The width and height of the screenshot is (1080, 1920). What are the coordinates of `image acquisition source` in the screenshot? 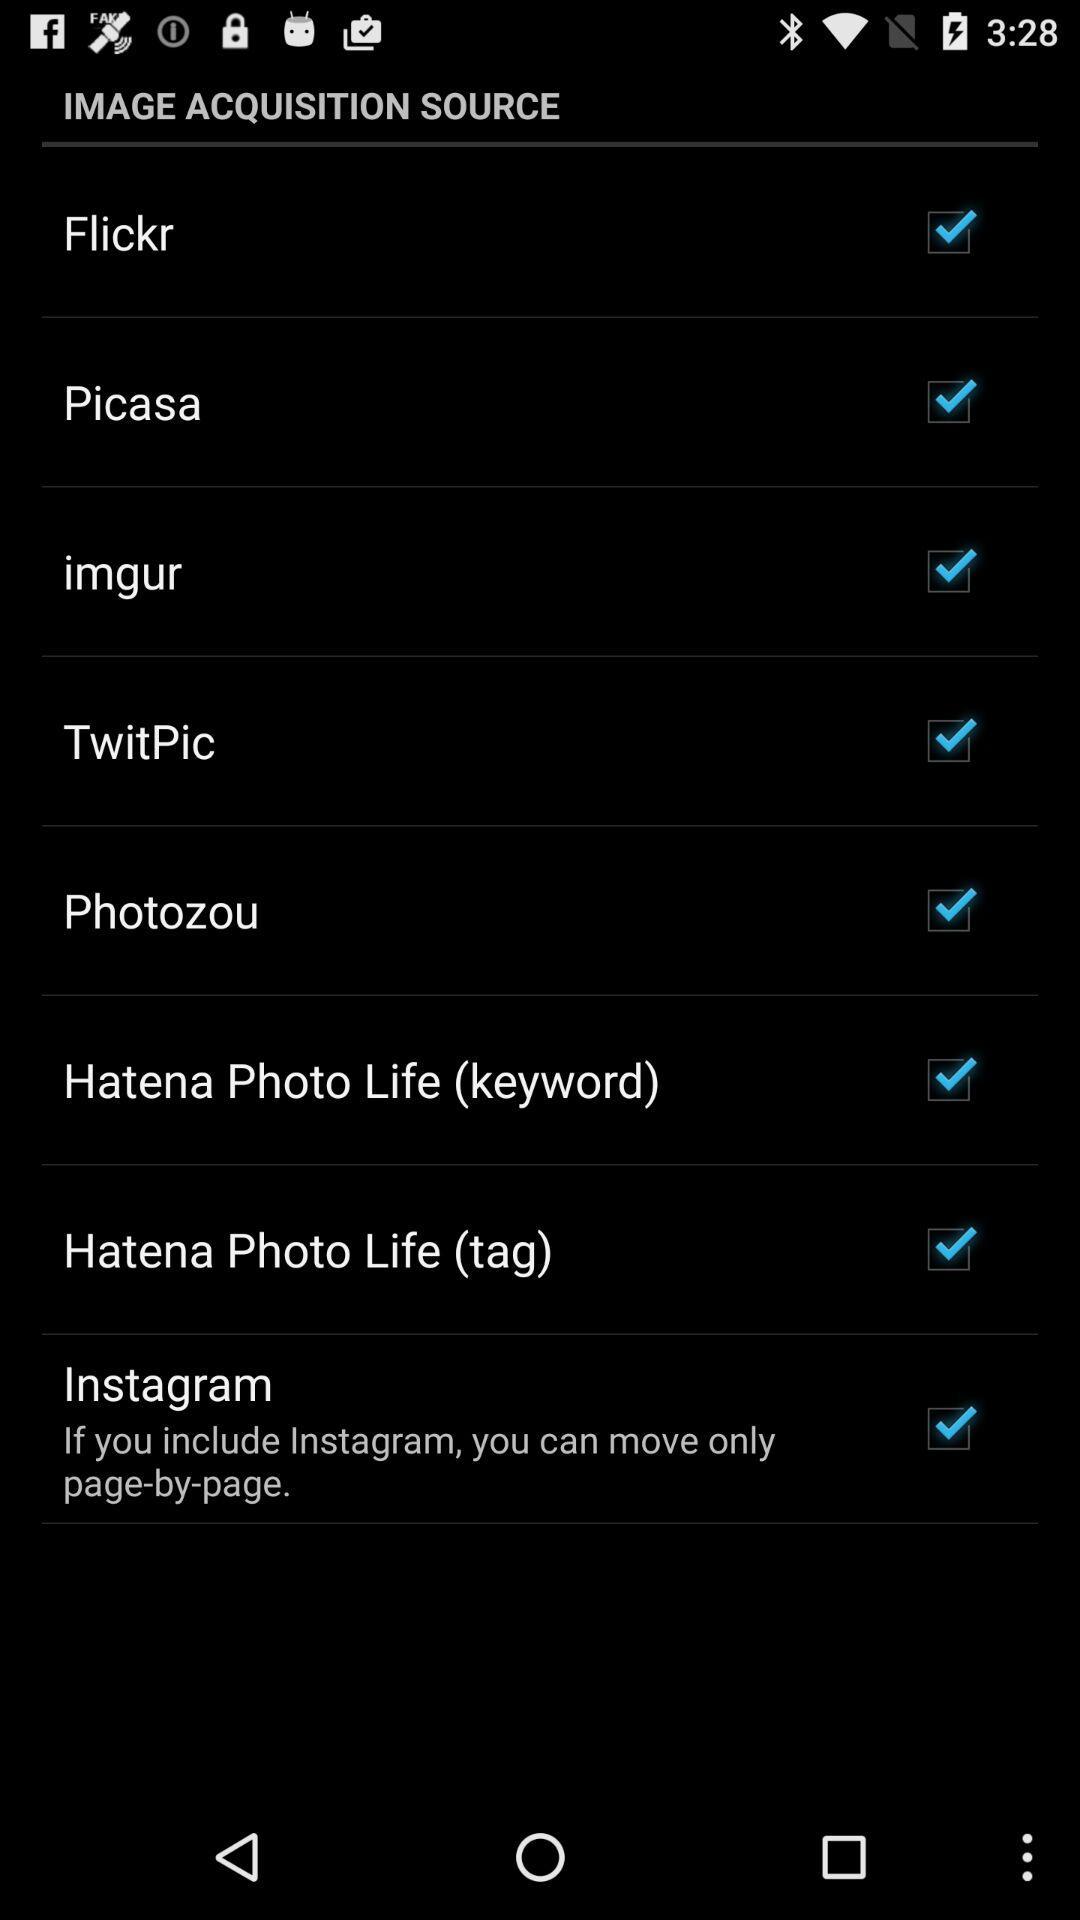 It's located at (540, 104).